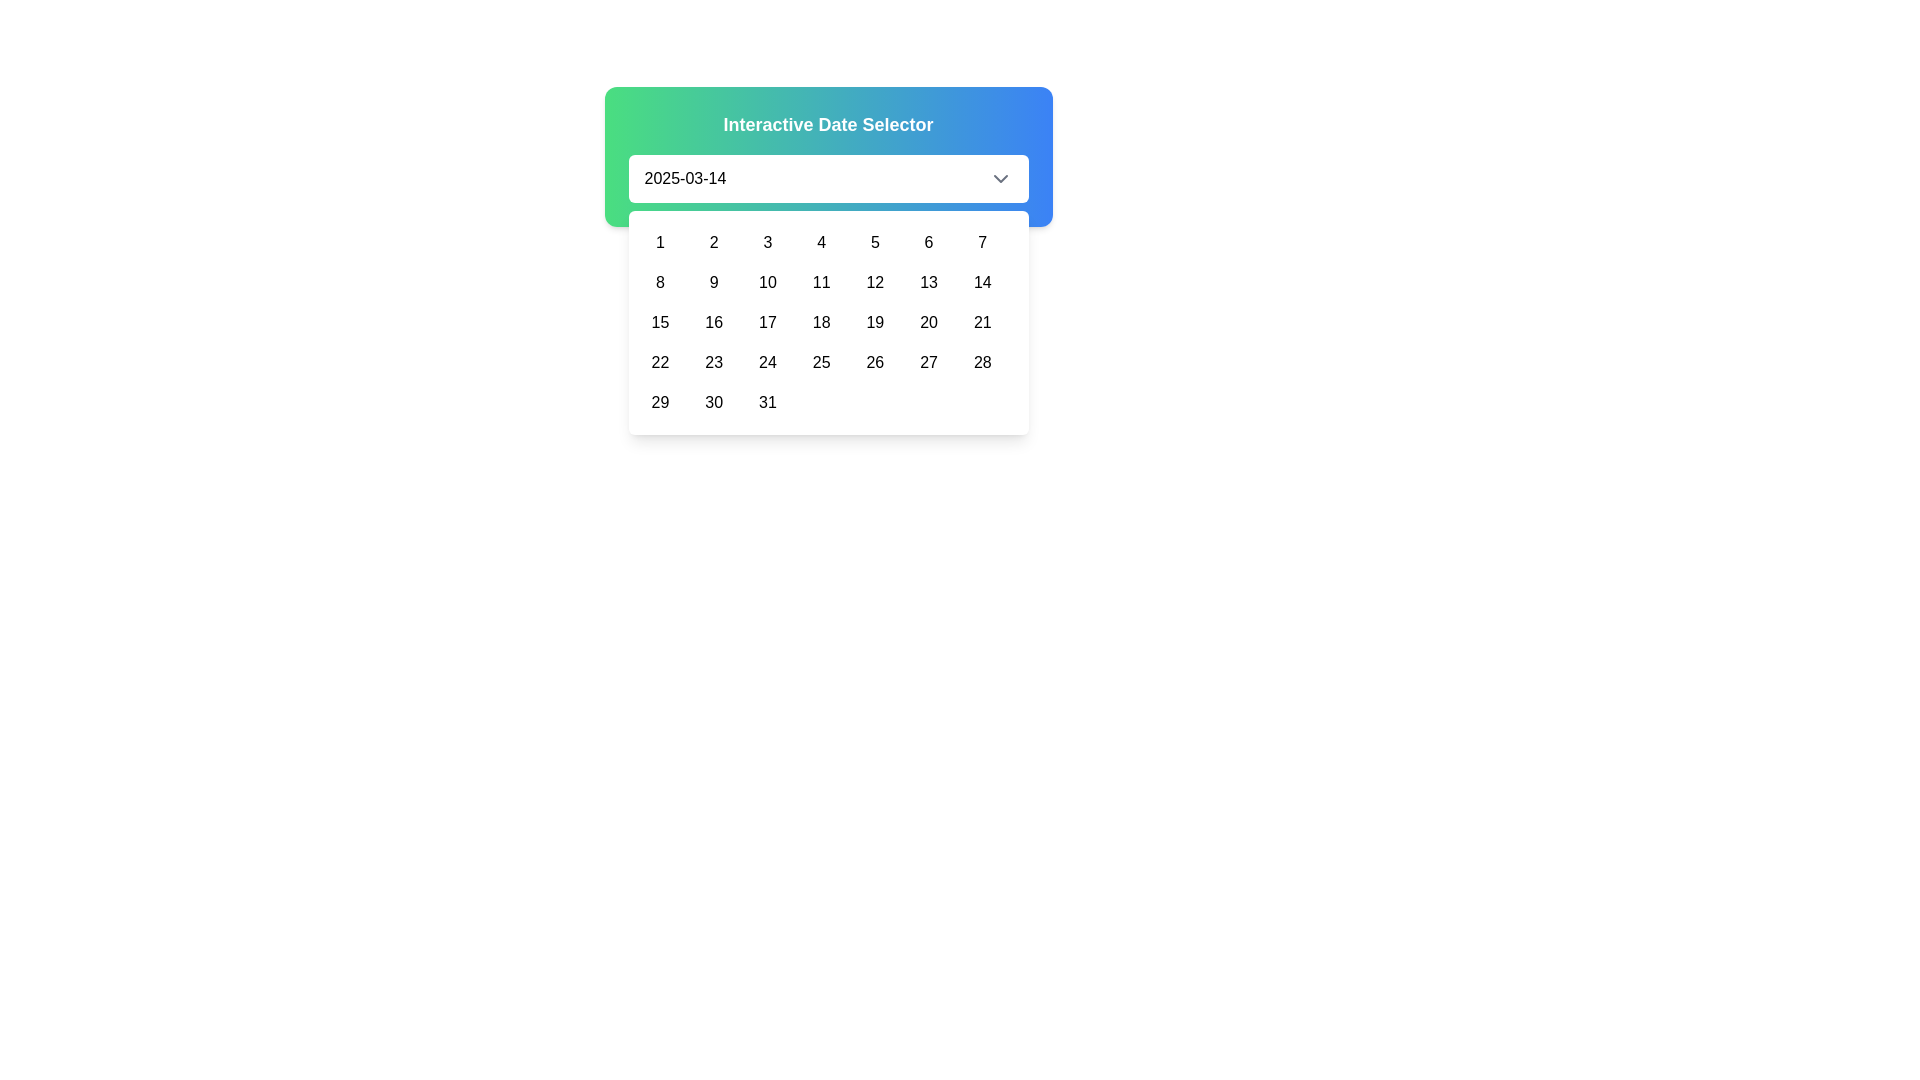 This screenshot has height=1080, width=1920. I want to click on the button representing the date '14' in the calendar widget, located in the second row and seventh position of the grid layout, so click(982, 282).